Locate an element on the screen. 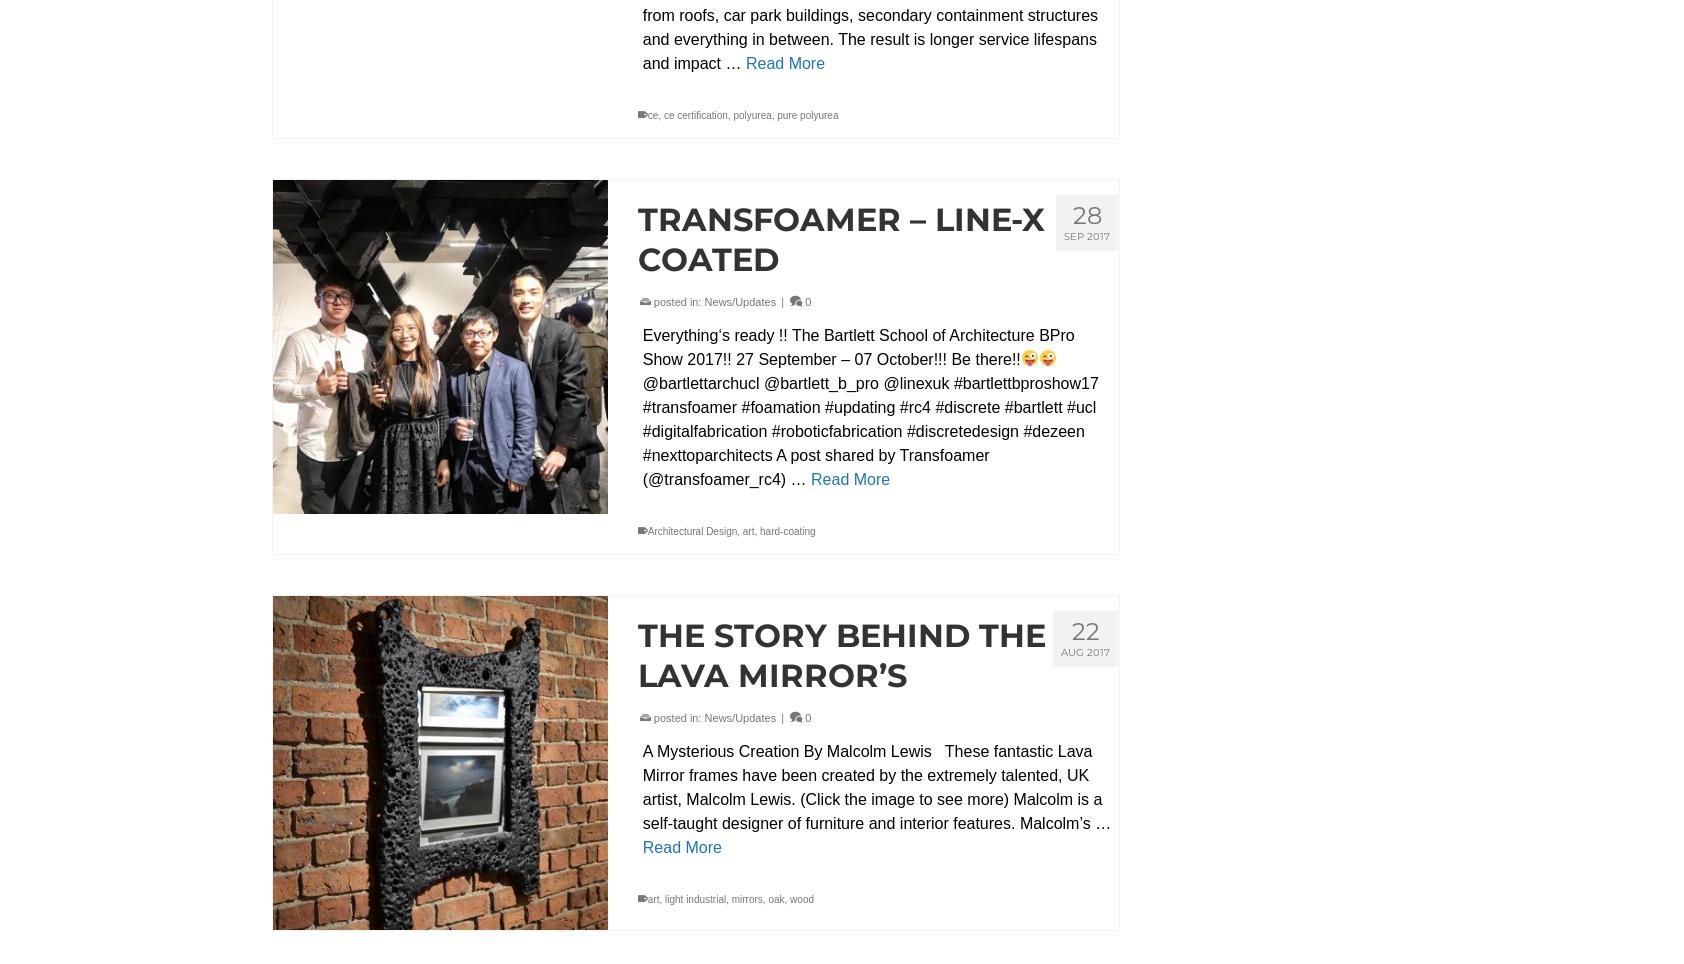  'light industrial' is located at coordinates (695, 897).